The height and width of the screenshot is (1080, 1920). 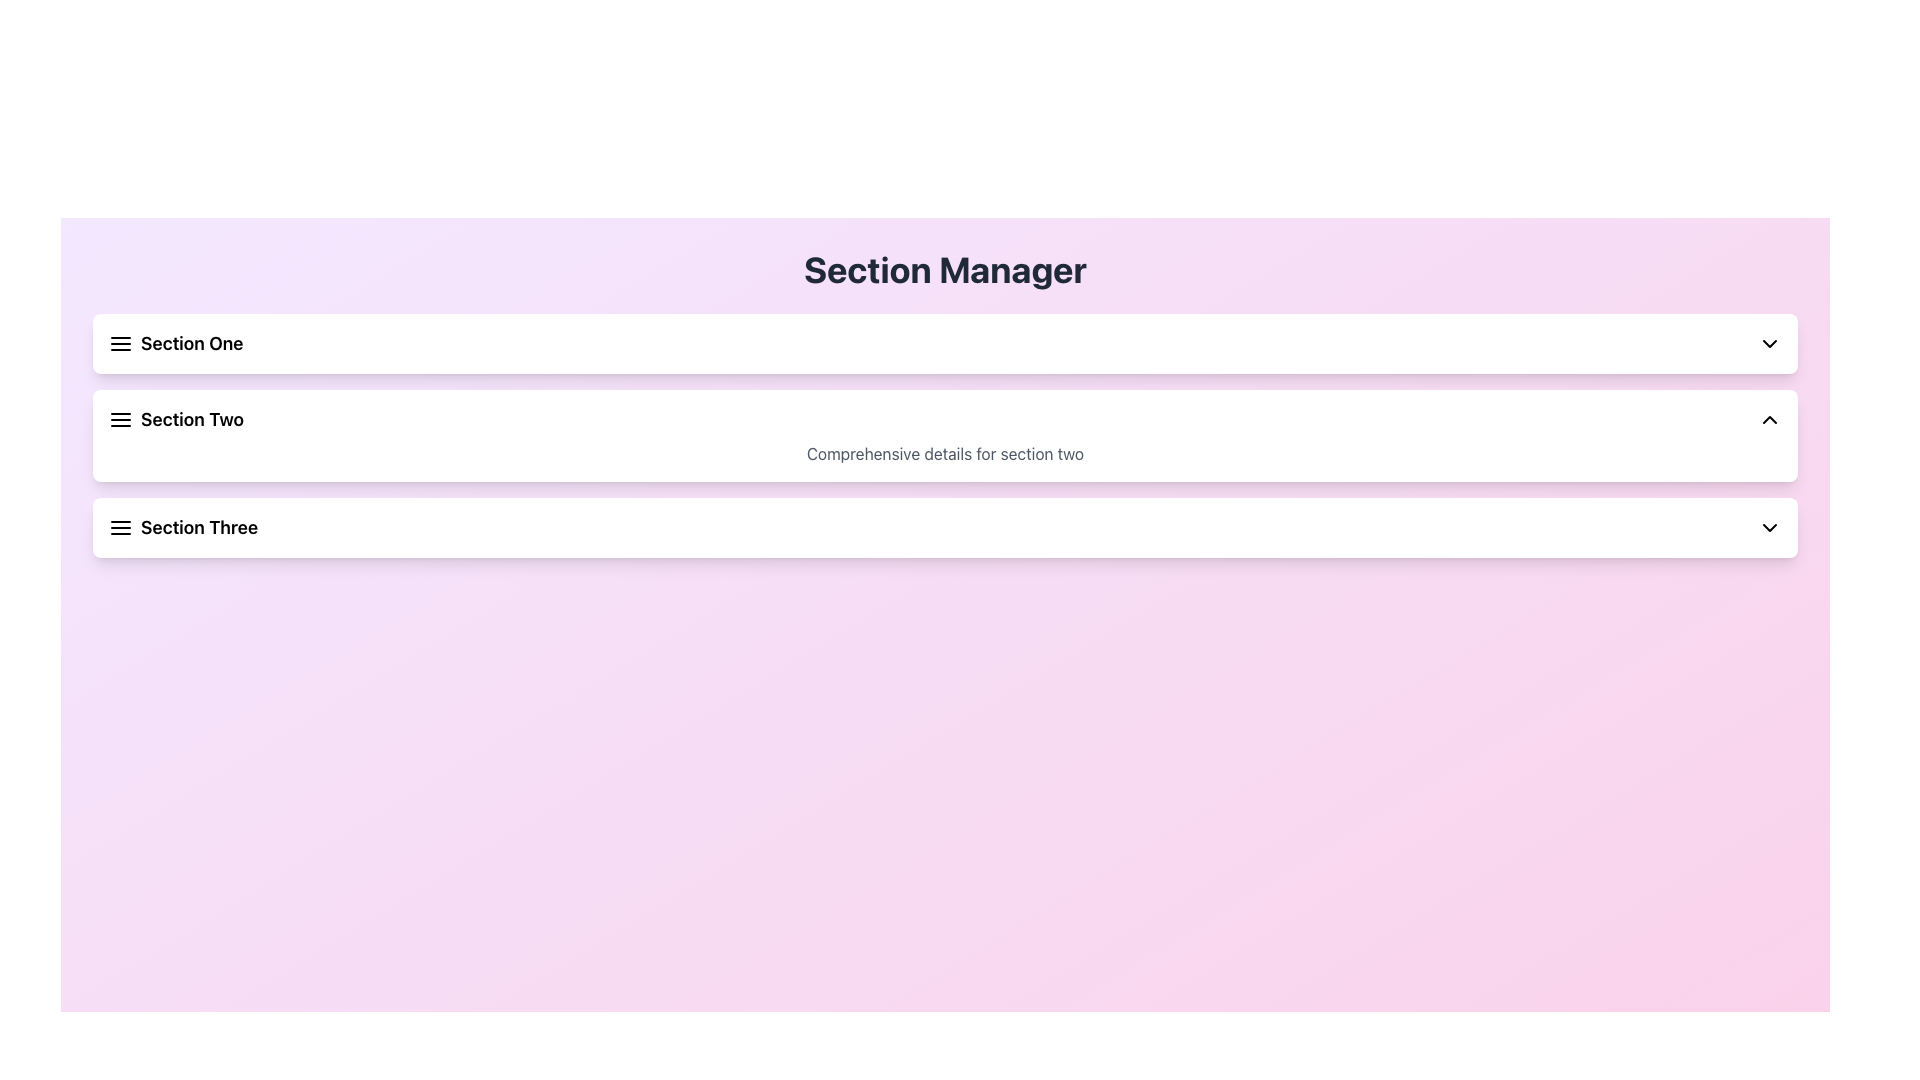 What do you see at coordinates (1770, 419) in the screenshot?
I see `the toggle icon button located at the upper-right corner of the 'Section Two' header` at bounding box center [1770, 419].